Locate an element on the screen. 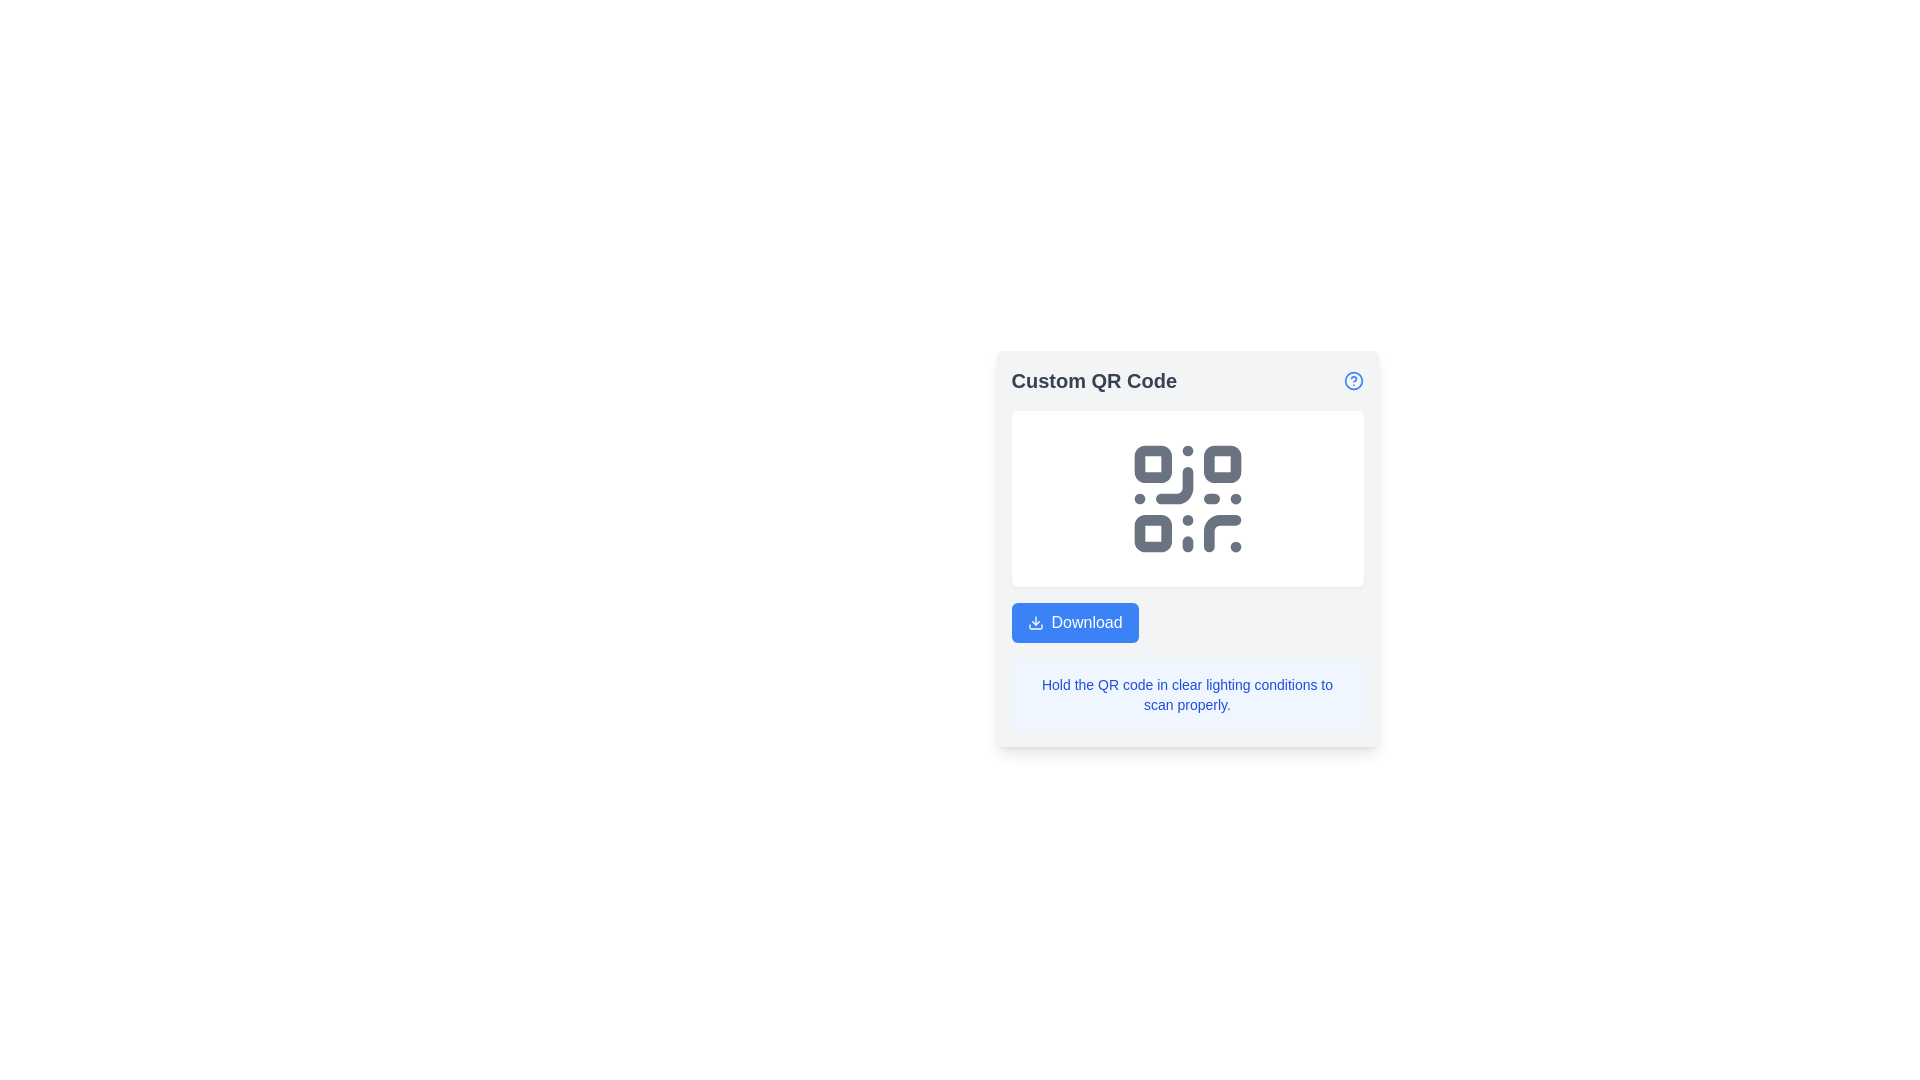  the top-left filled square module of the QR code in the 'Custom QR Code' dialog box is located at coordinates (1152, 464).